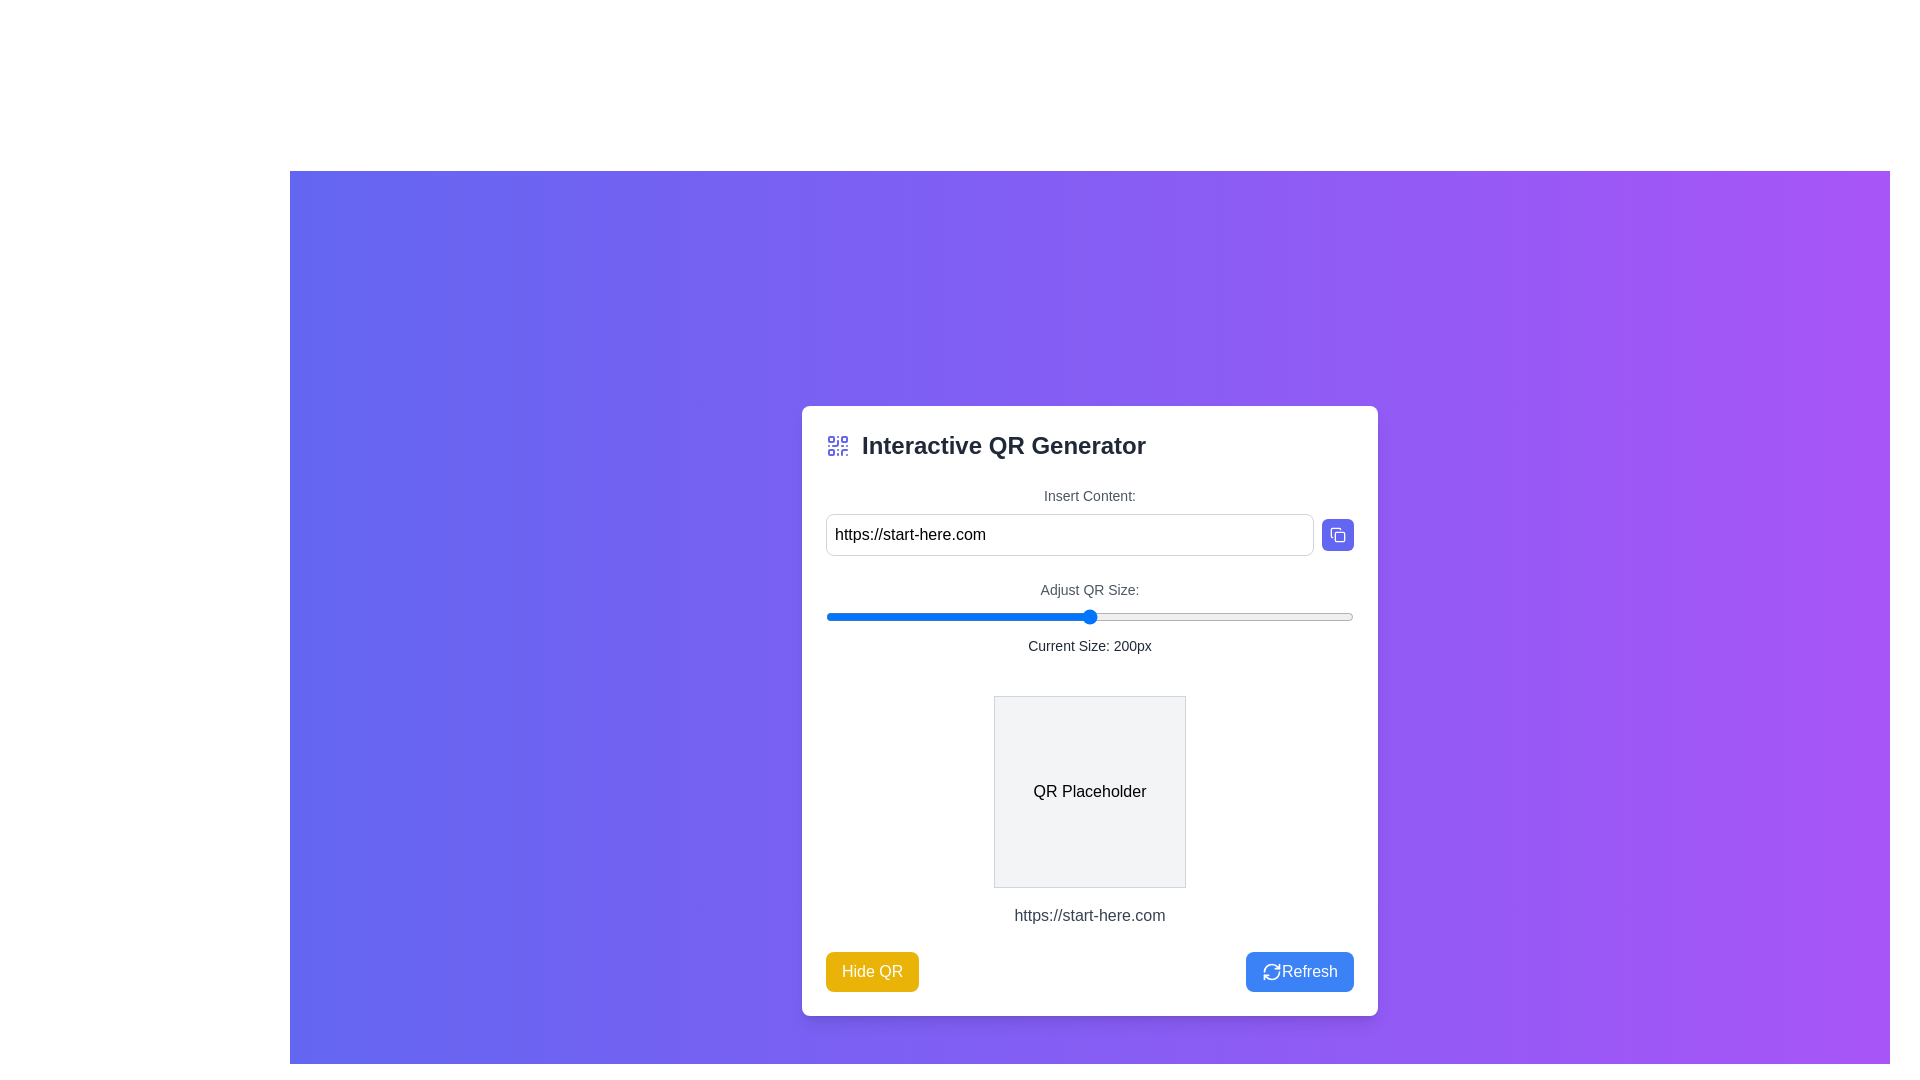 Image resolution: width=1920 pixels, height=1080 pixels. I want to click on the QR code size, so click(933, 616).